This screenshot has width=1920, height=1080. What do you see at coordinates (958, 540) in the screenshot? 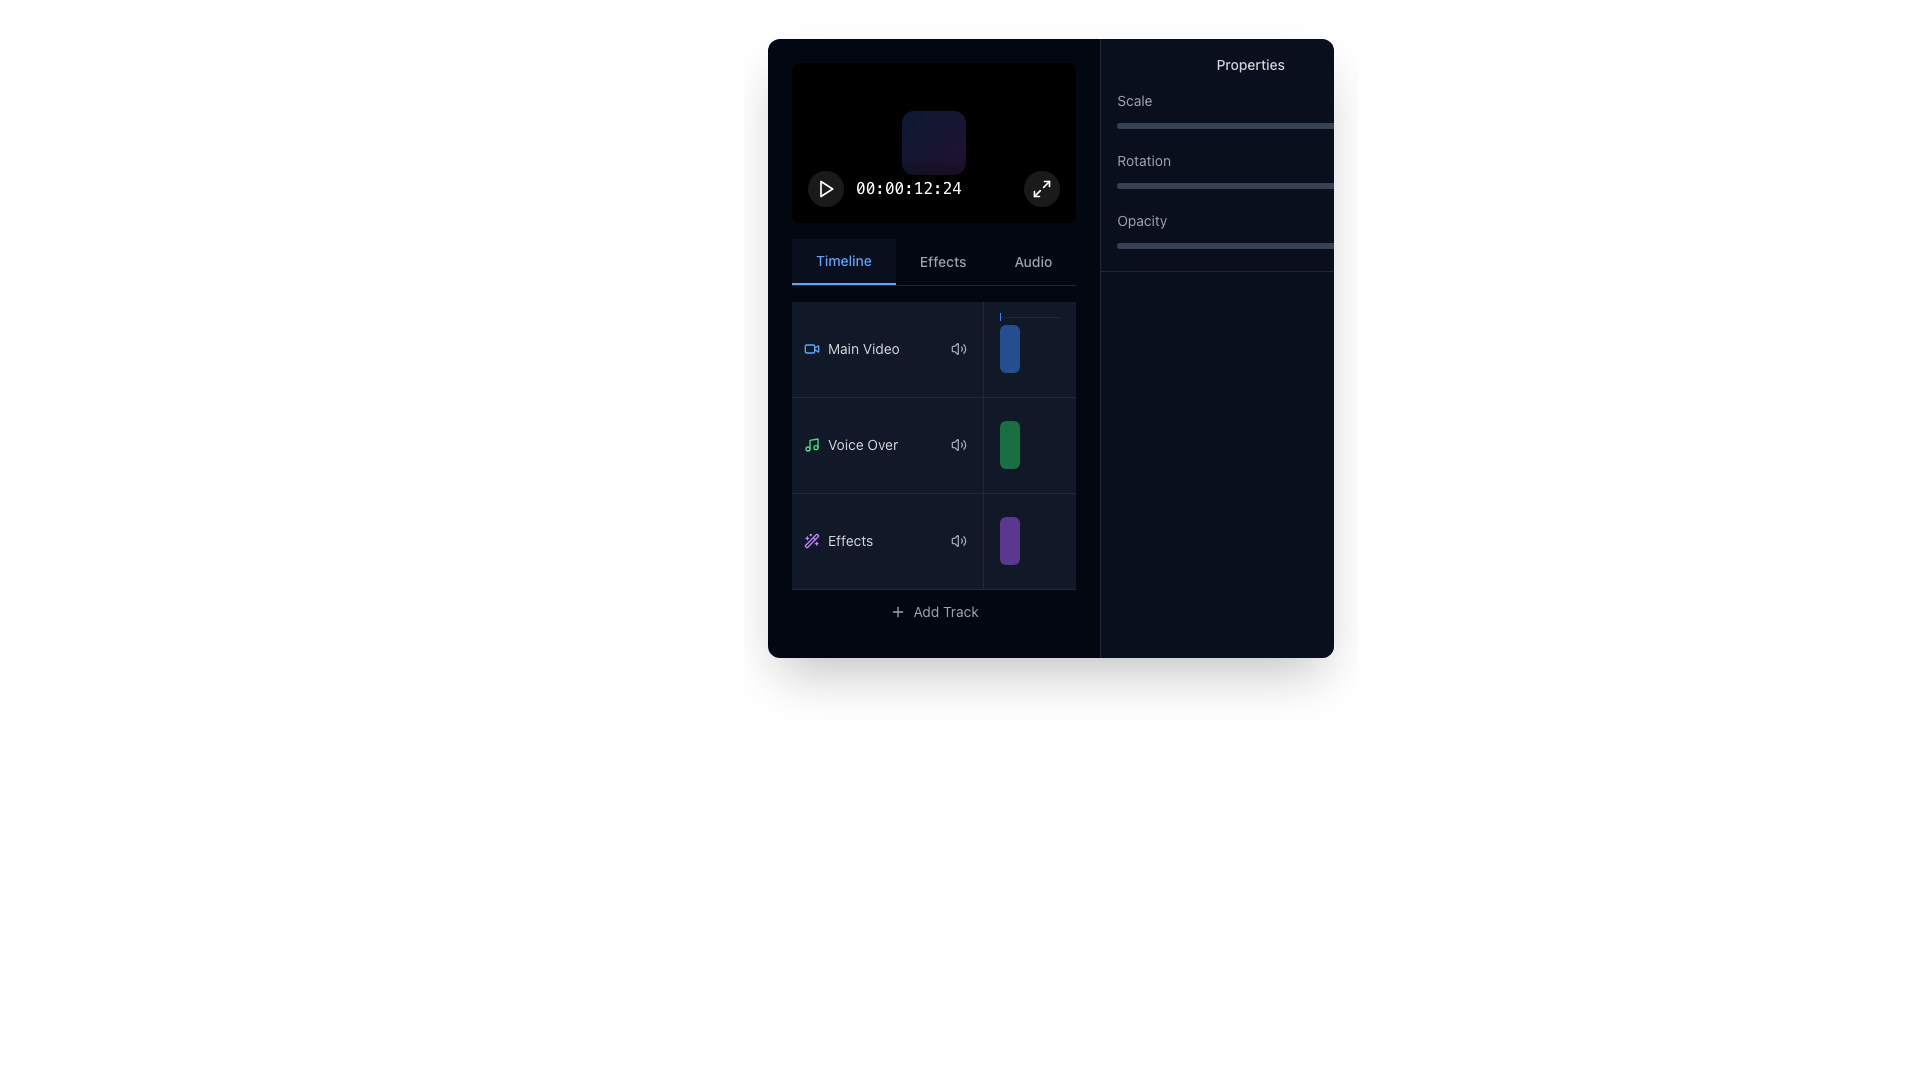
I see `the sound adjustment icon, which is a loudspeaker with sound waves, located under the 'Effects' row` at bounding box center [958, 540].